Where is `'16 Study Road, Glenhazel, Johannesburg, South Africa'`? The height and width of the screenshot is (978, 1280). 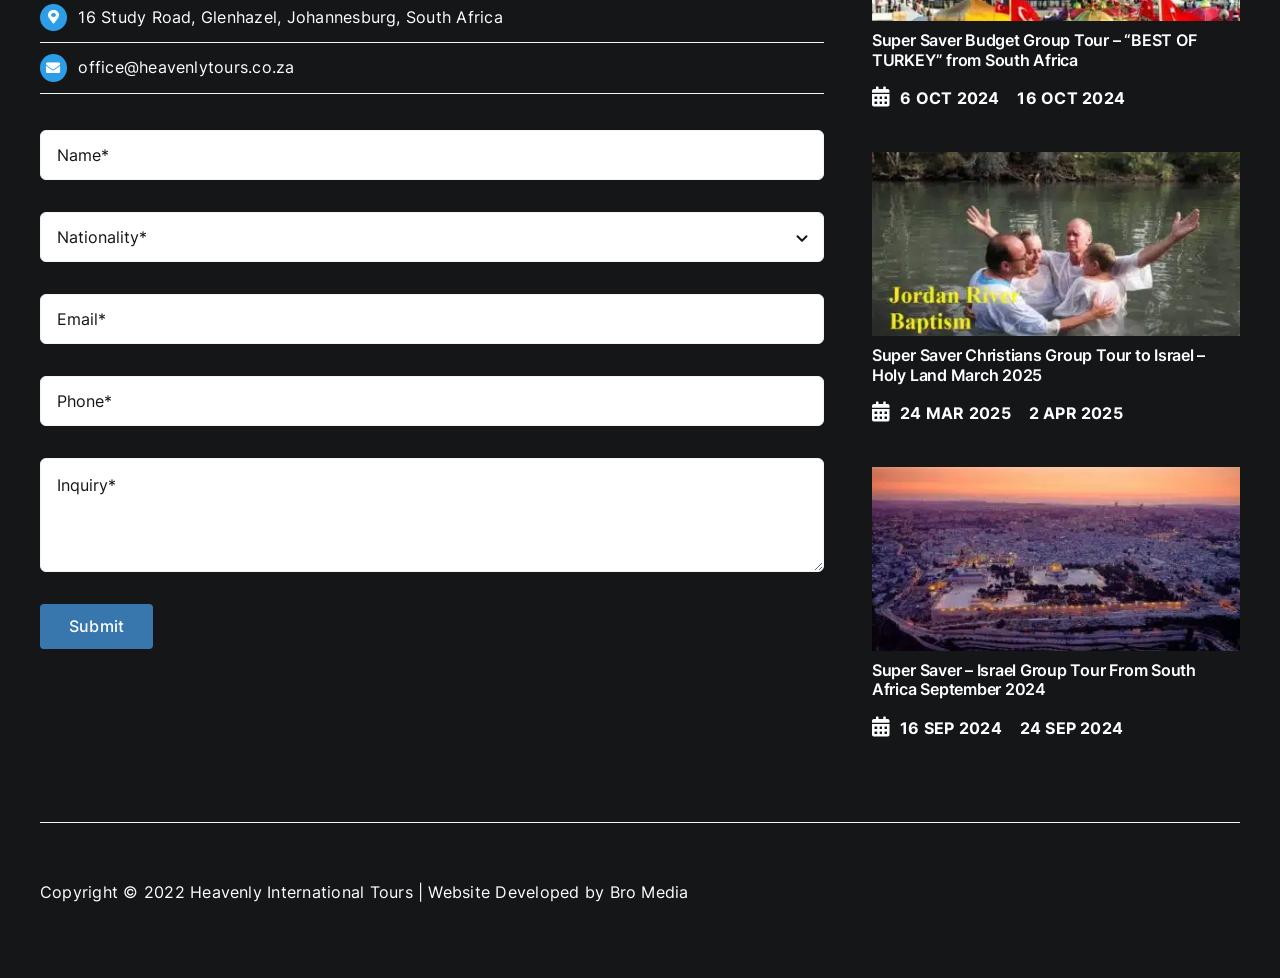
'16 Study Road, Glenhazel, Johannesburg, South Africa' is located at coordinates (289, 16).